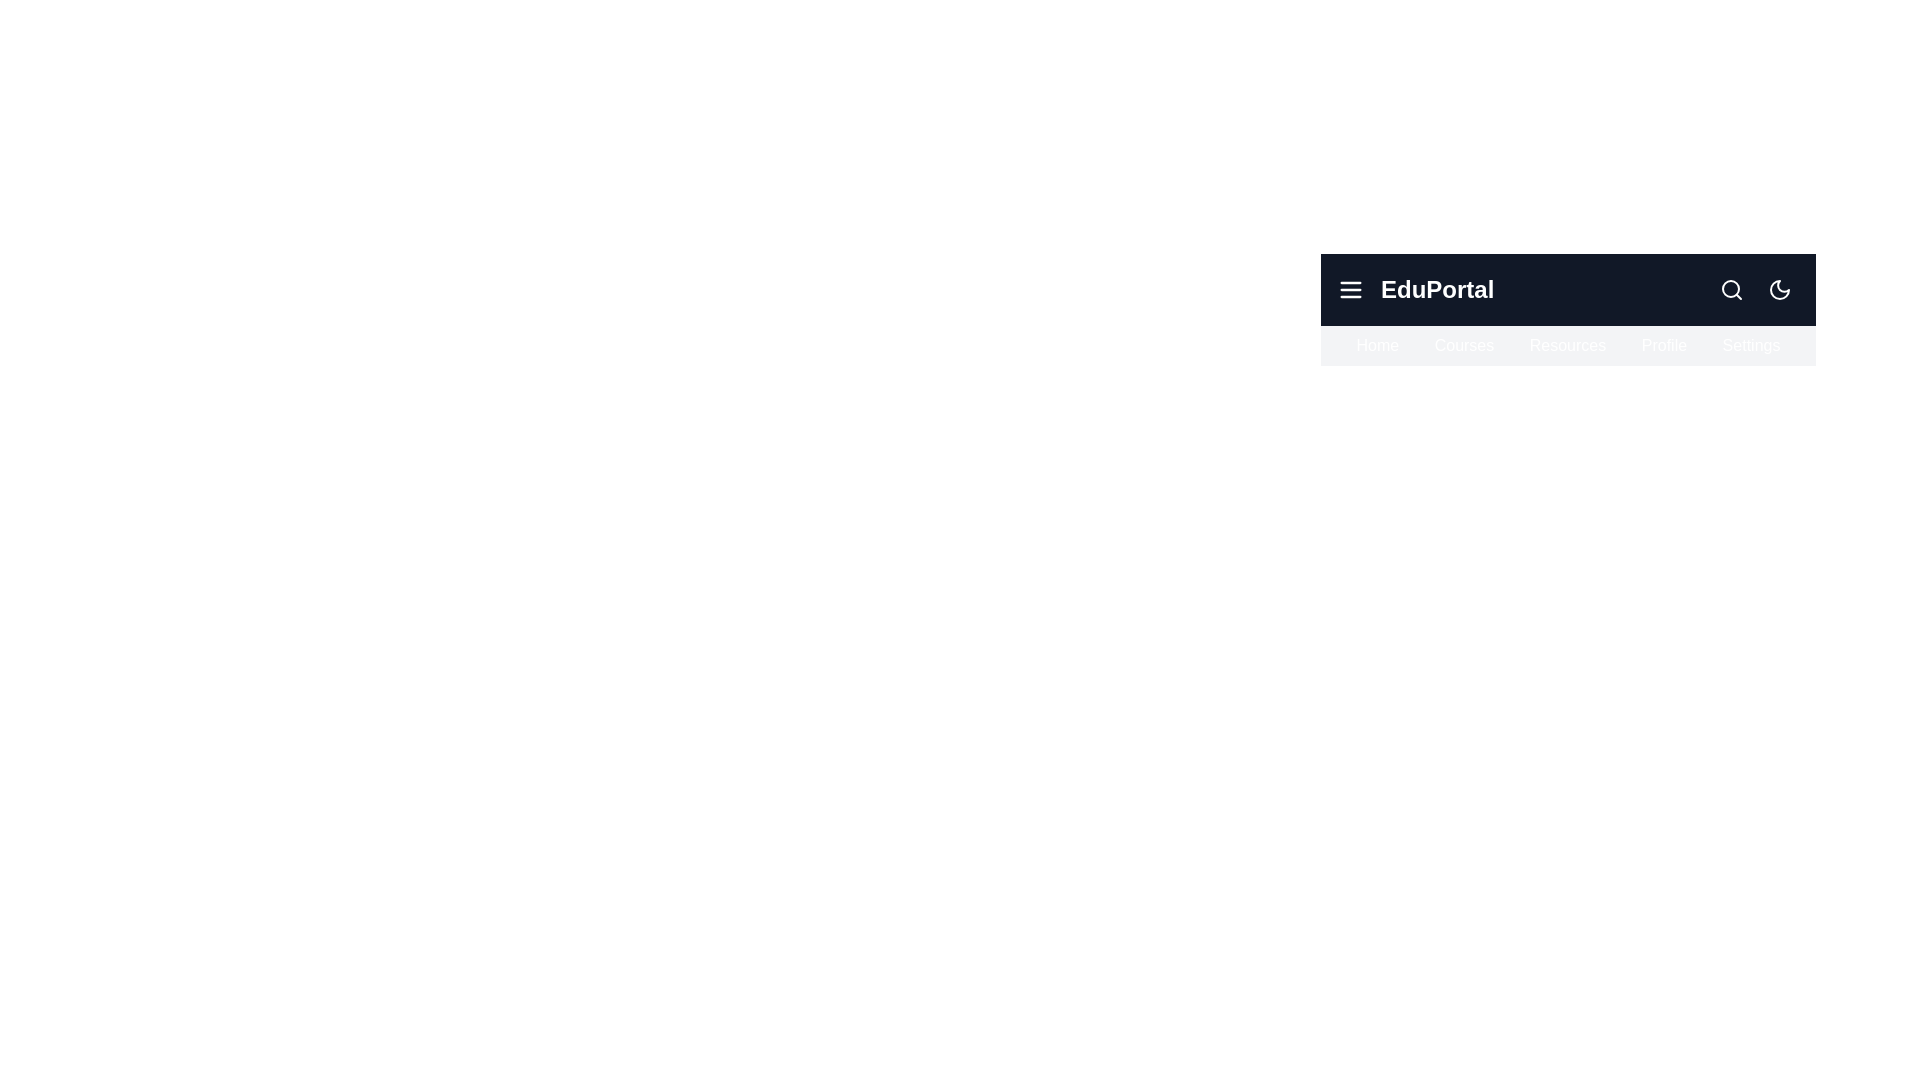 The image size is (1920, 1080). Describe the element at coordinates (1750, 345) in the screenshot. I see `the navigation item Settings to highlight it` at that location.